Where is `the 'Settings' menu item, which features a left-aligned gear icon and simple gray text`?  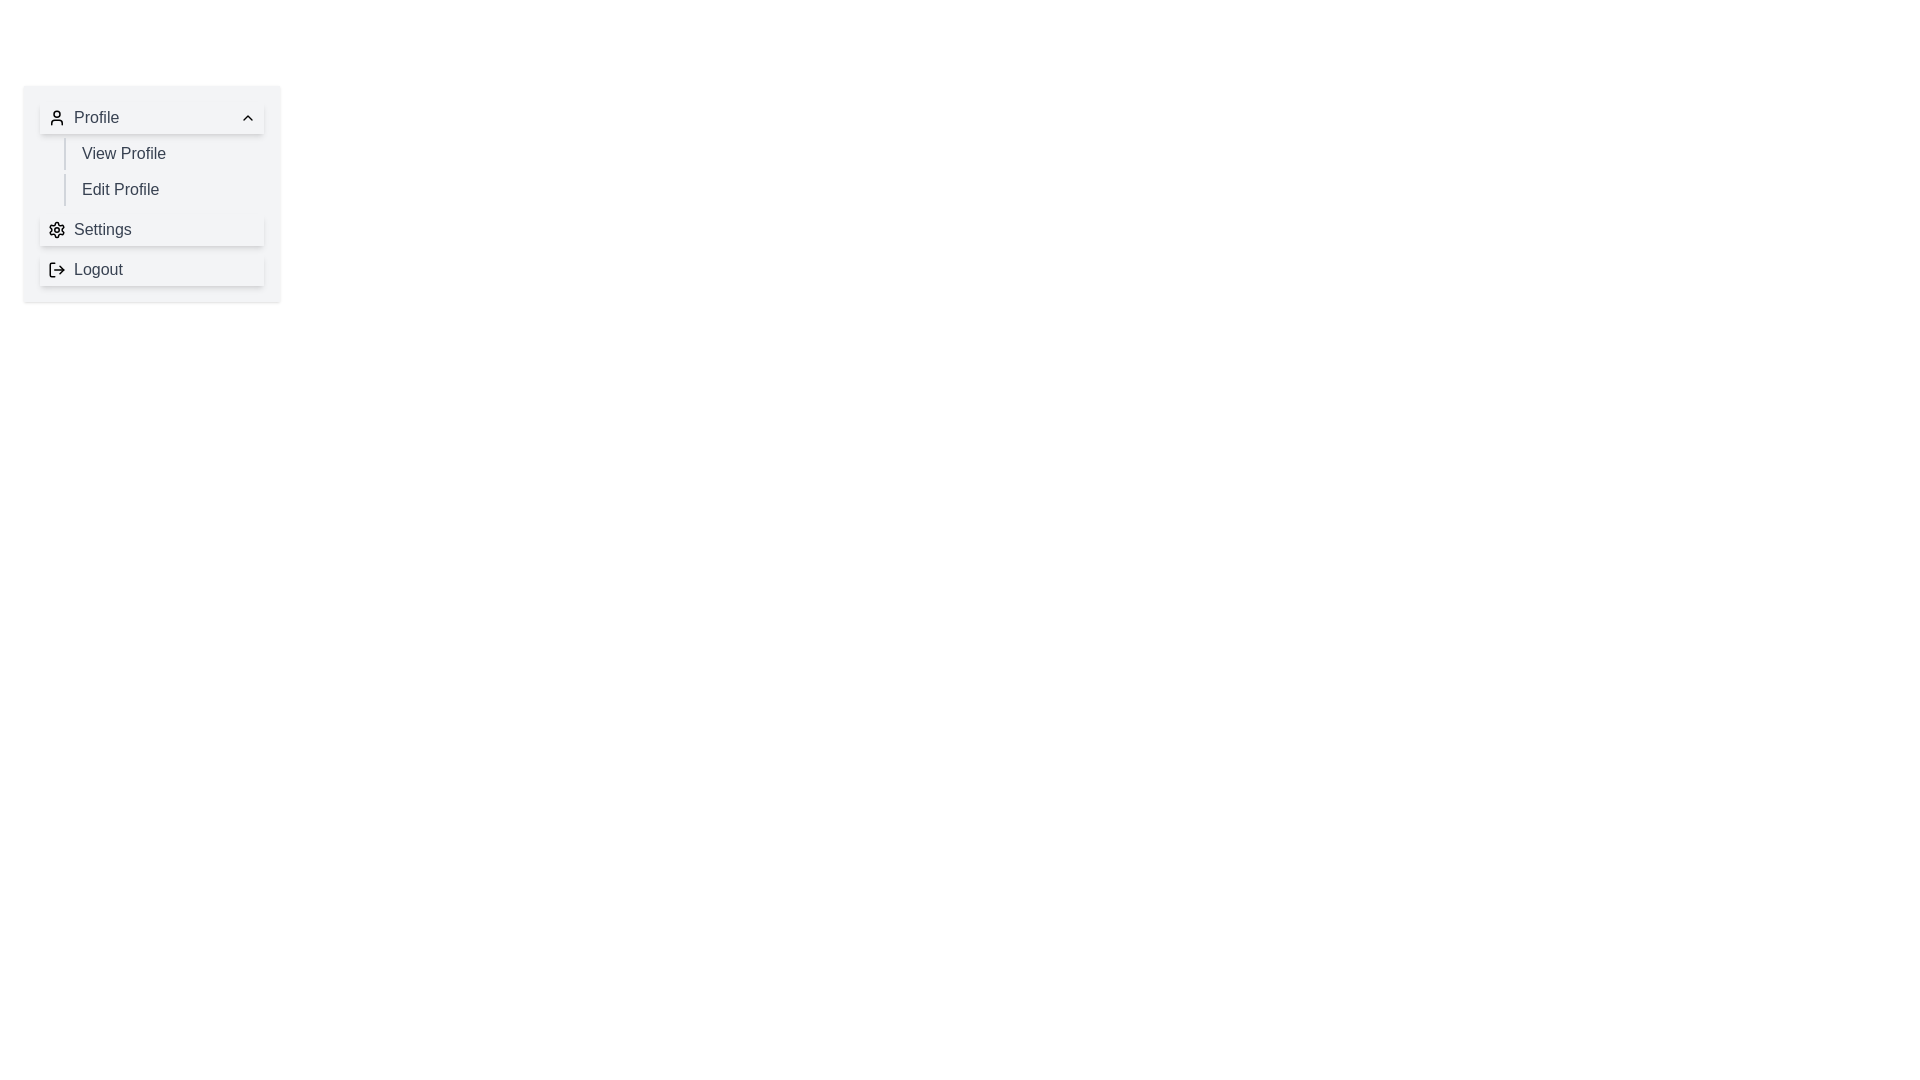
the 'Settings' menu item, which features a left-aligned gear icon and simple gray text is located at coordinates (88, 229).